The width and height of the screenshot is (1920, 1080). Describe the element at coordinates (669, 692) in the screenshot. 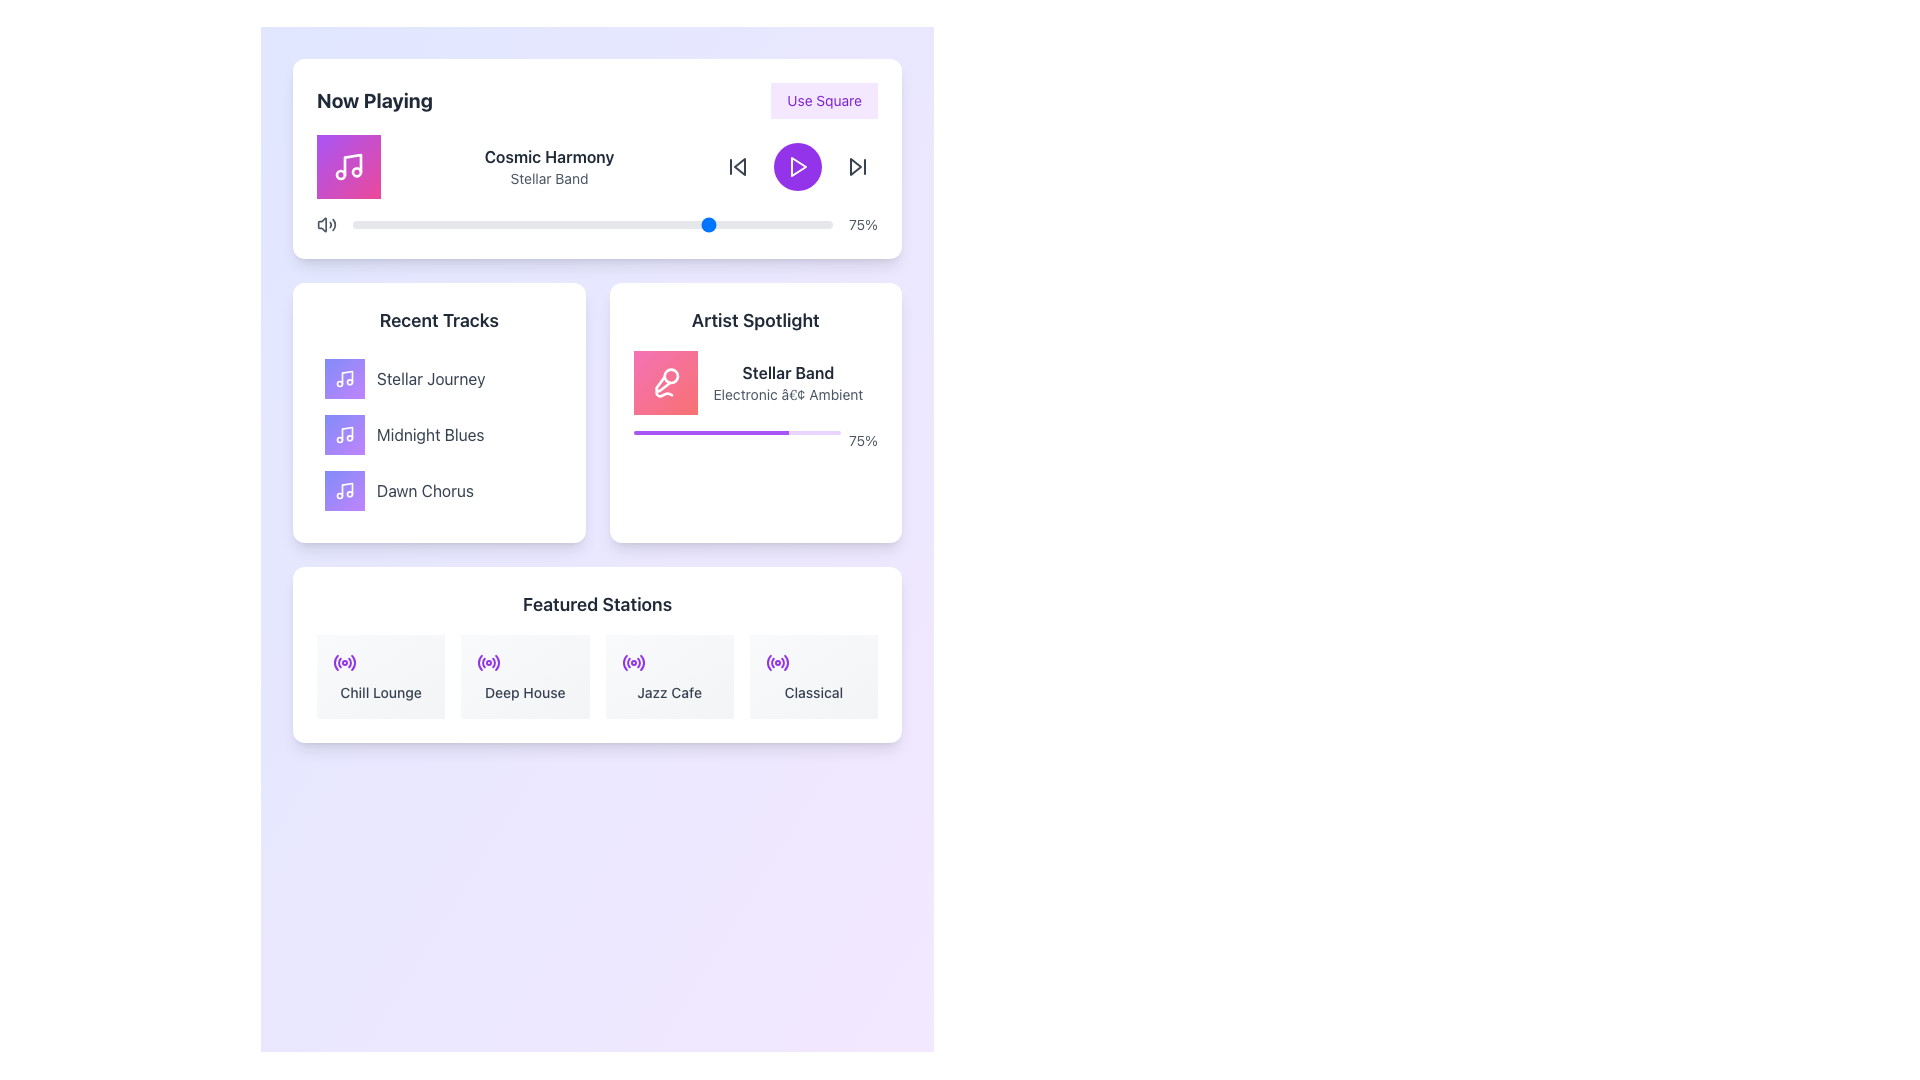

I see `the 'Jazz Cafe' label in the 'Featured Stations' section, which is the third block in a row of four` at that location.